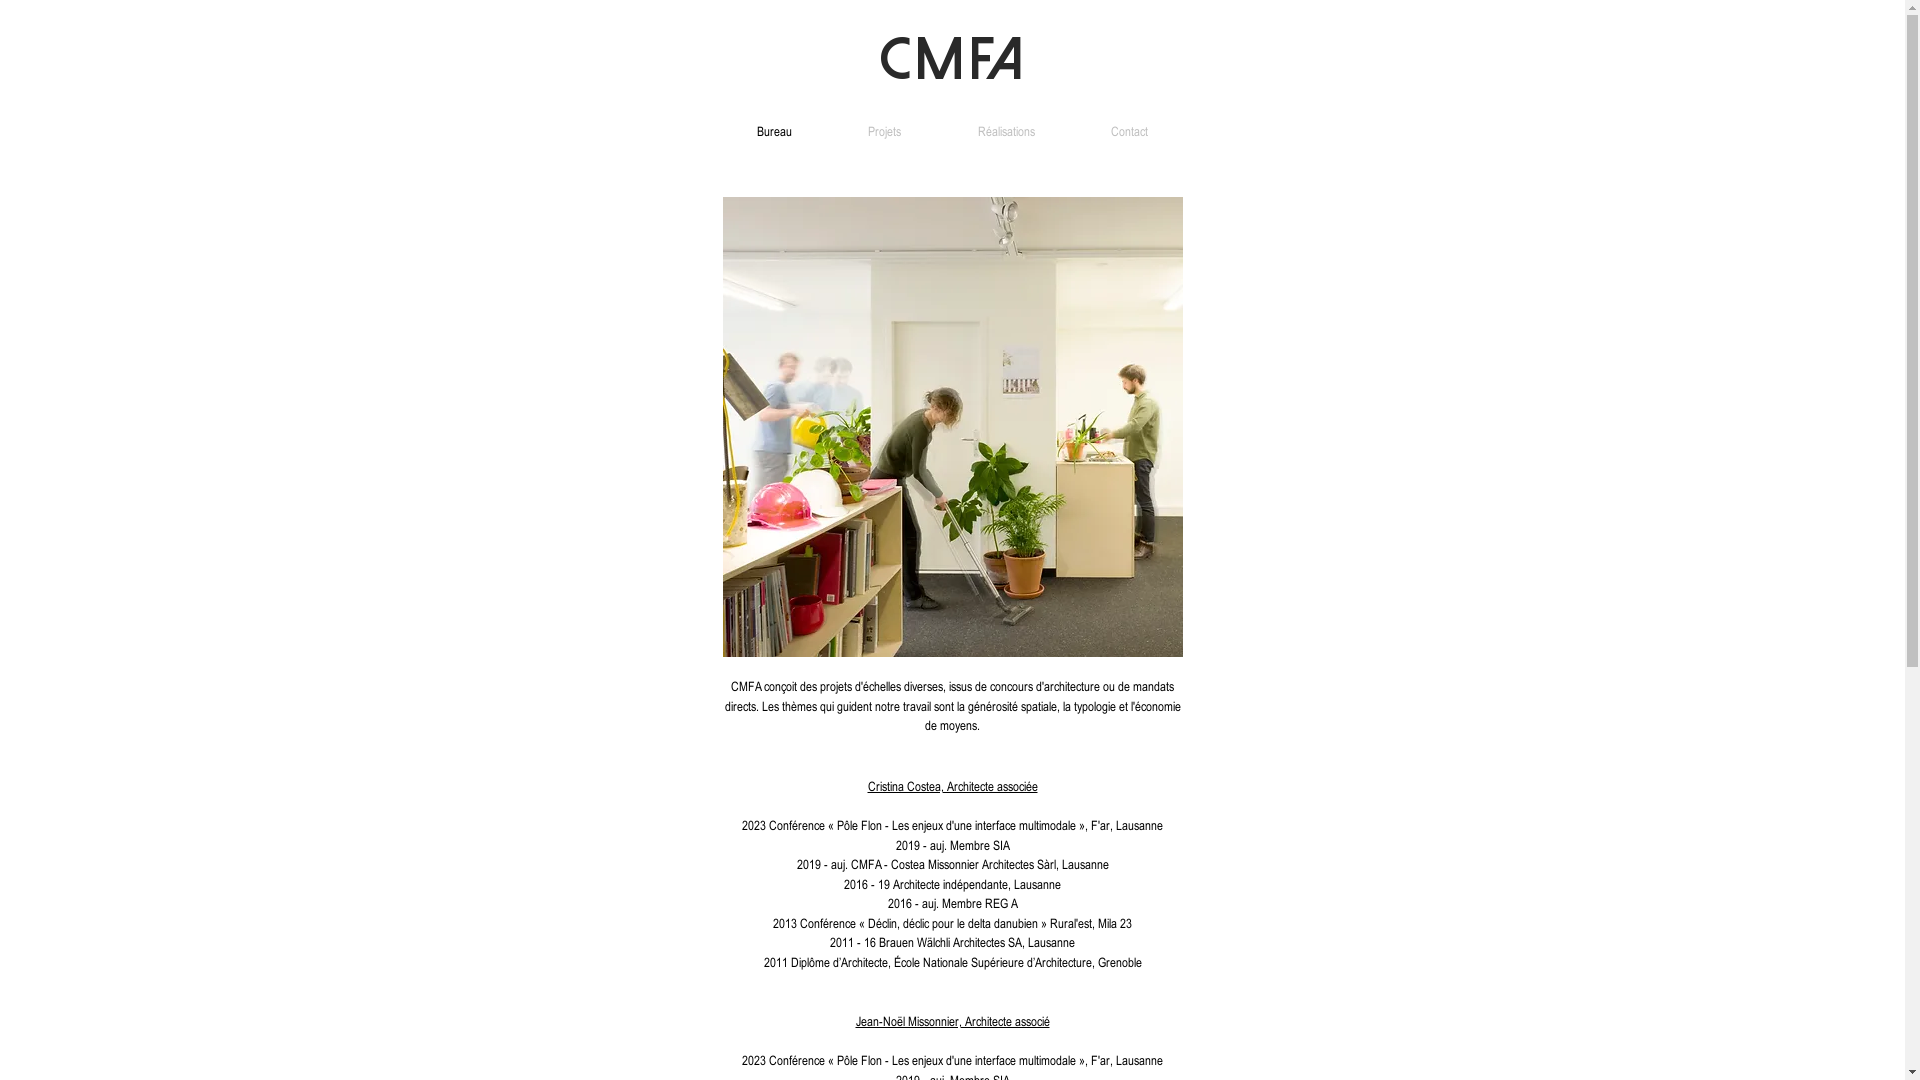  Describe the element at coordinates (950, 57) in the screenshot. I see `'CMFA'` at that location.